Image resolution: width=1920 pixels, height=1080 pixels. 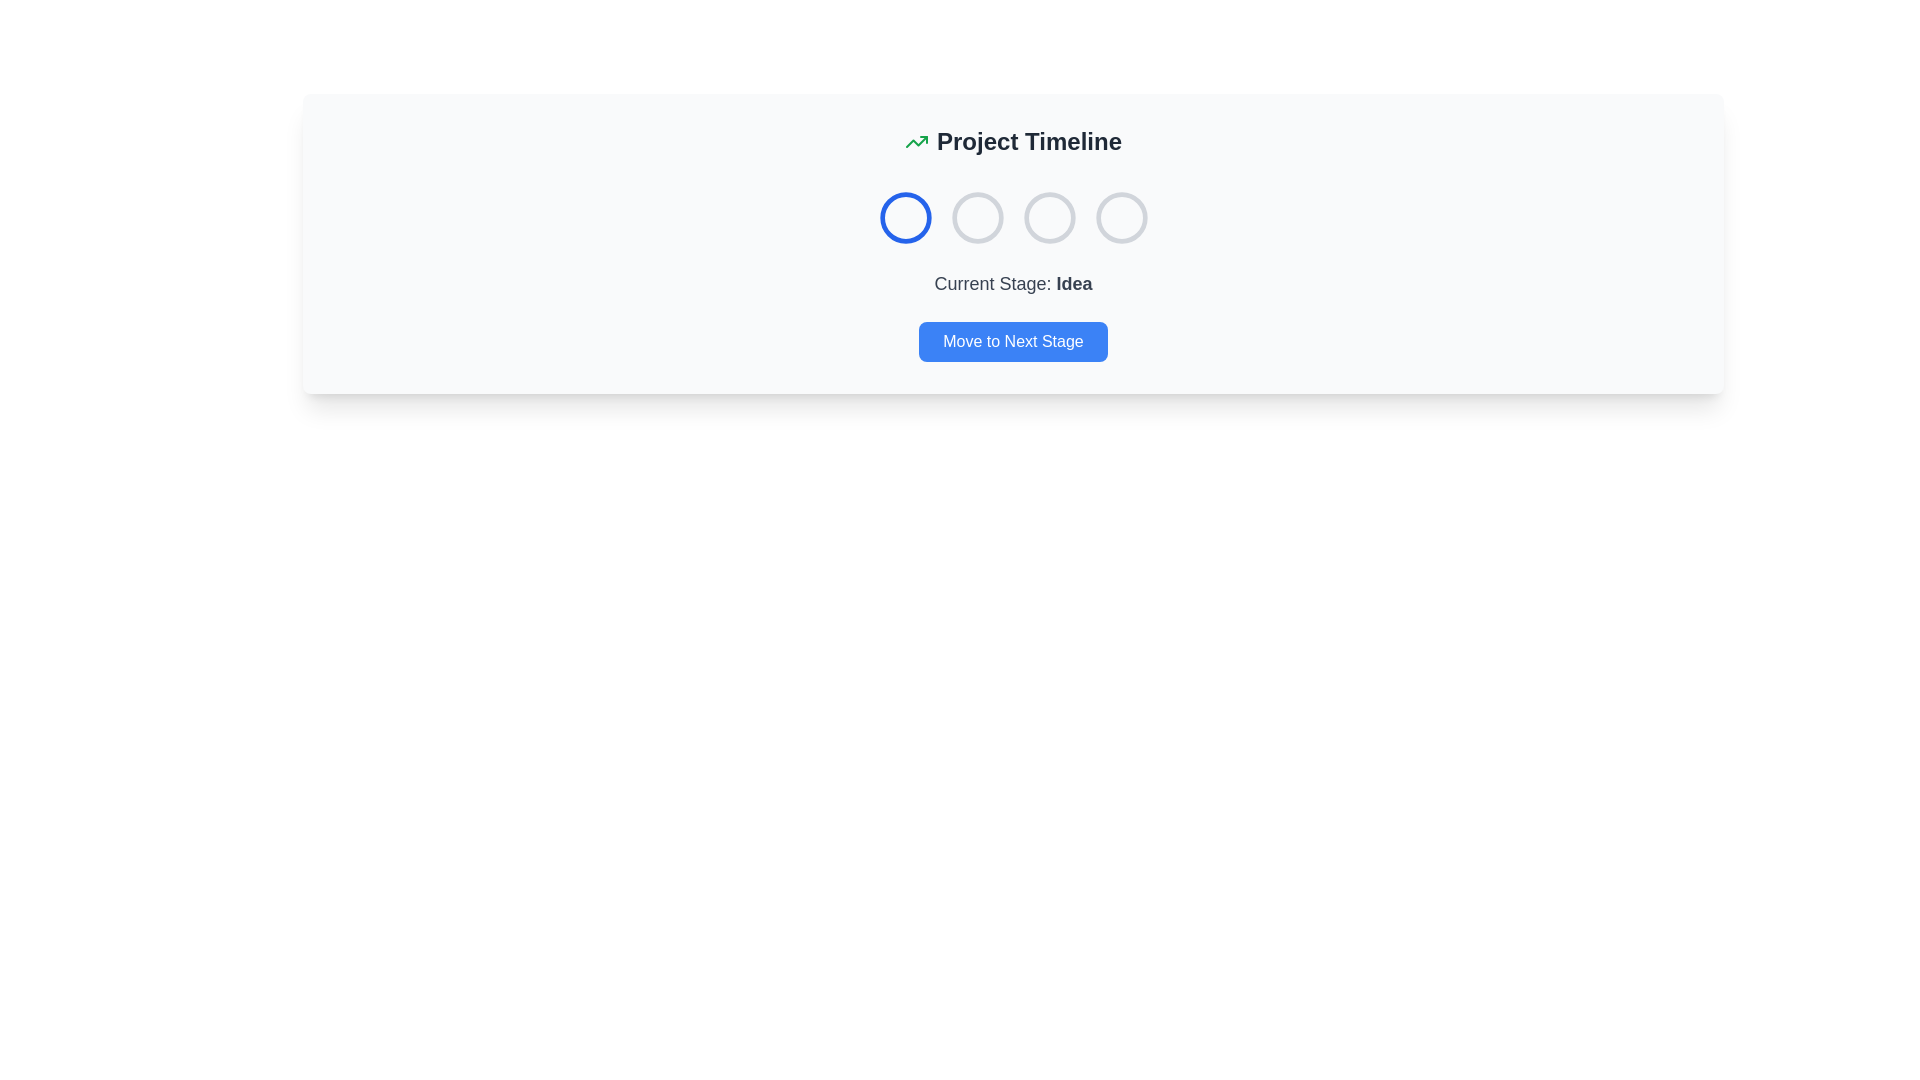 I want to click on the upward-trending line graph icon with a green stroke color, located left of the text 'Project Timeline' in the header section, so click(x=915, y=141).